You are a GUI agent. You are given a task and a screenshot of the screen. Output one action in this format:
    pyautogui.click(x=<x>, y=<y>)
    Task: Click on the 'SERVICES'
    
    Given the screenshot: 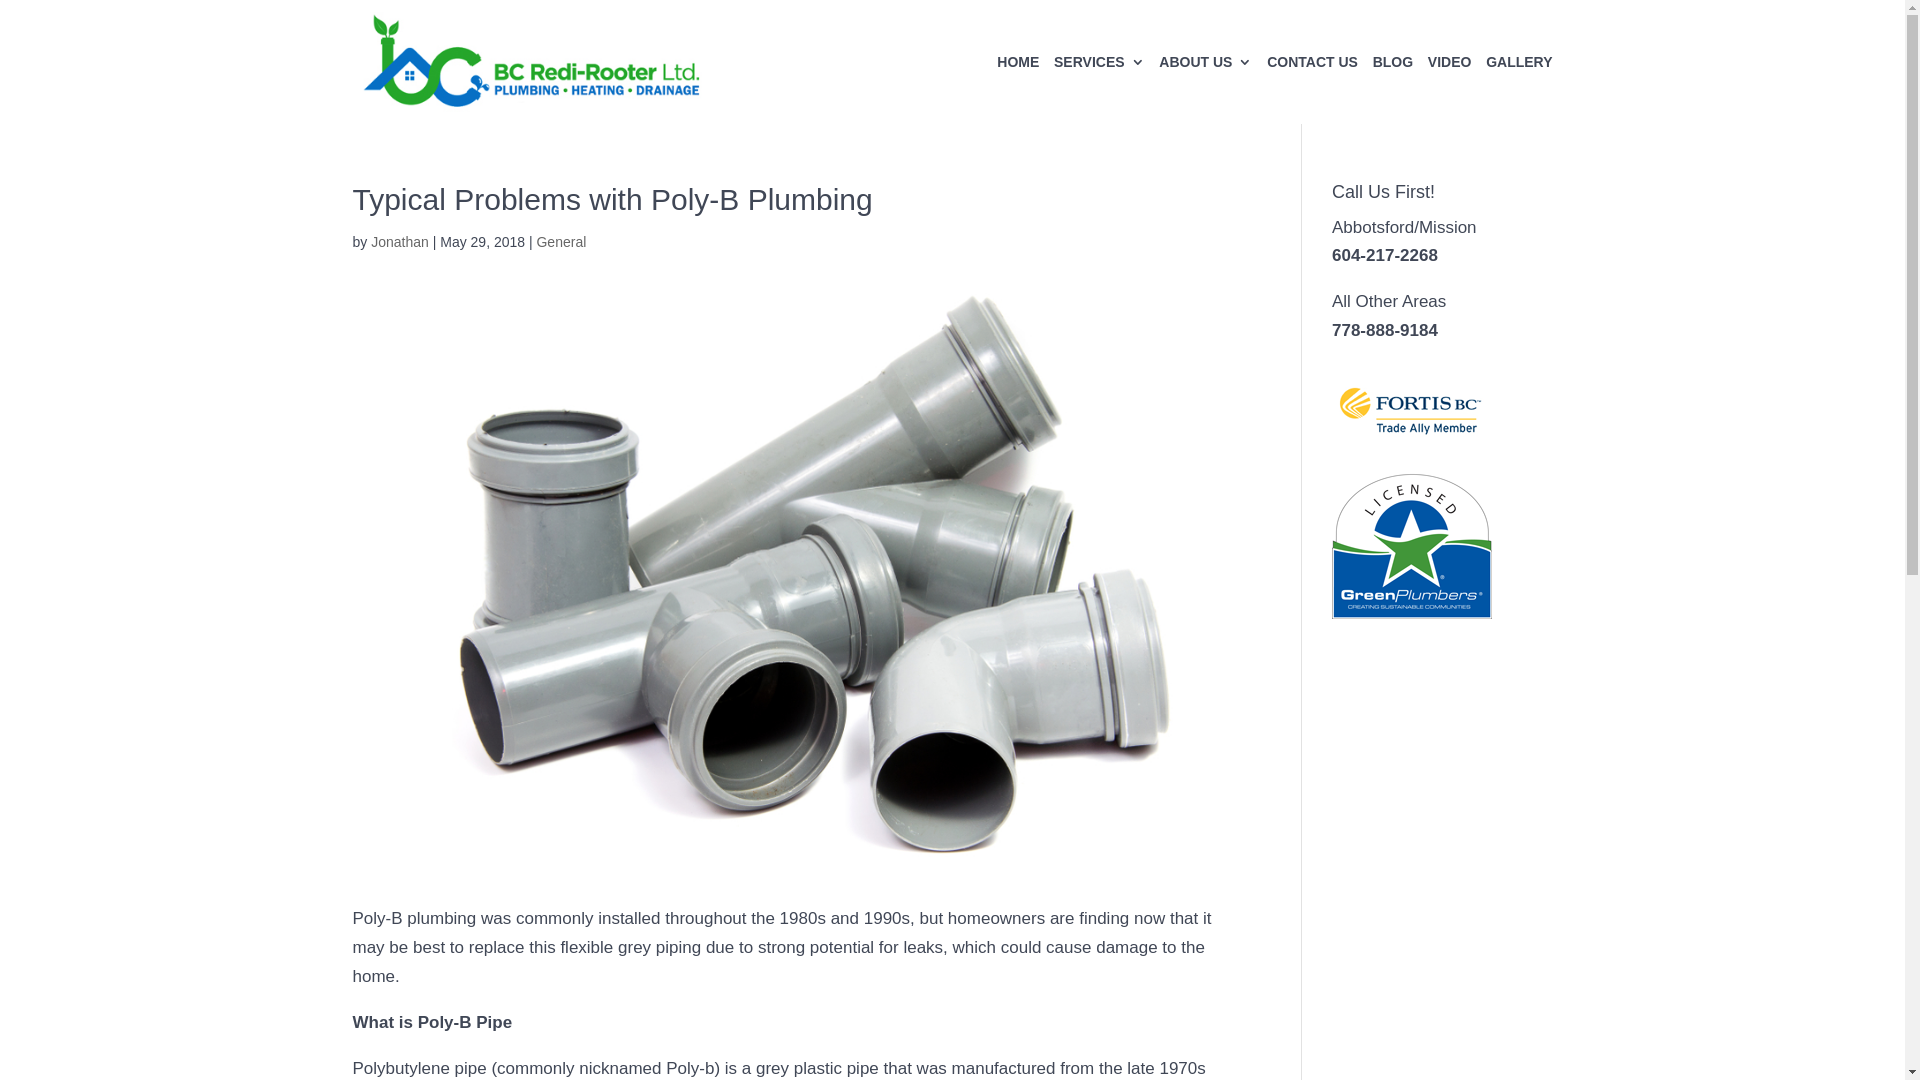 What is the action you would take?
    pyautogui.click(x=1098, y=88)
    